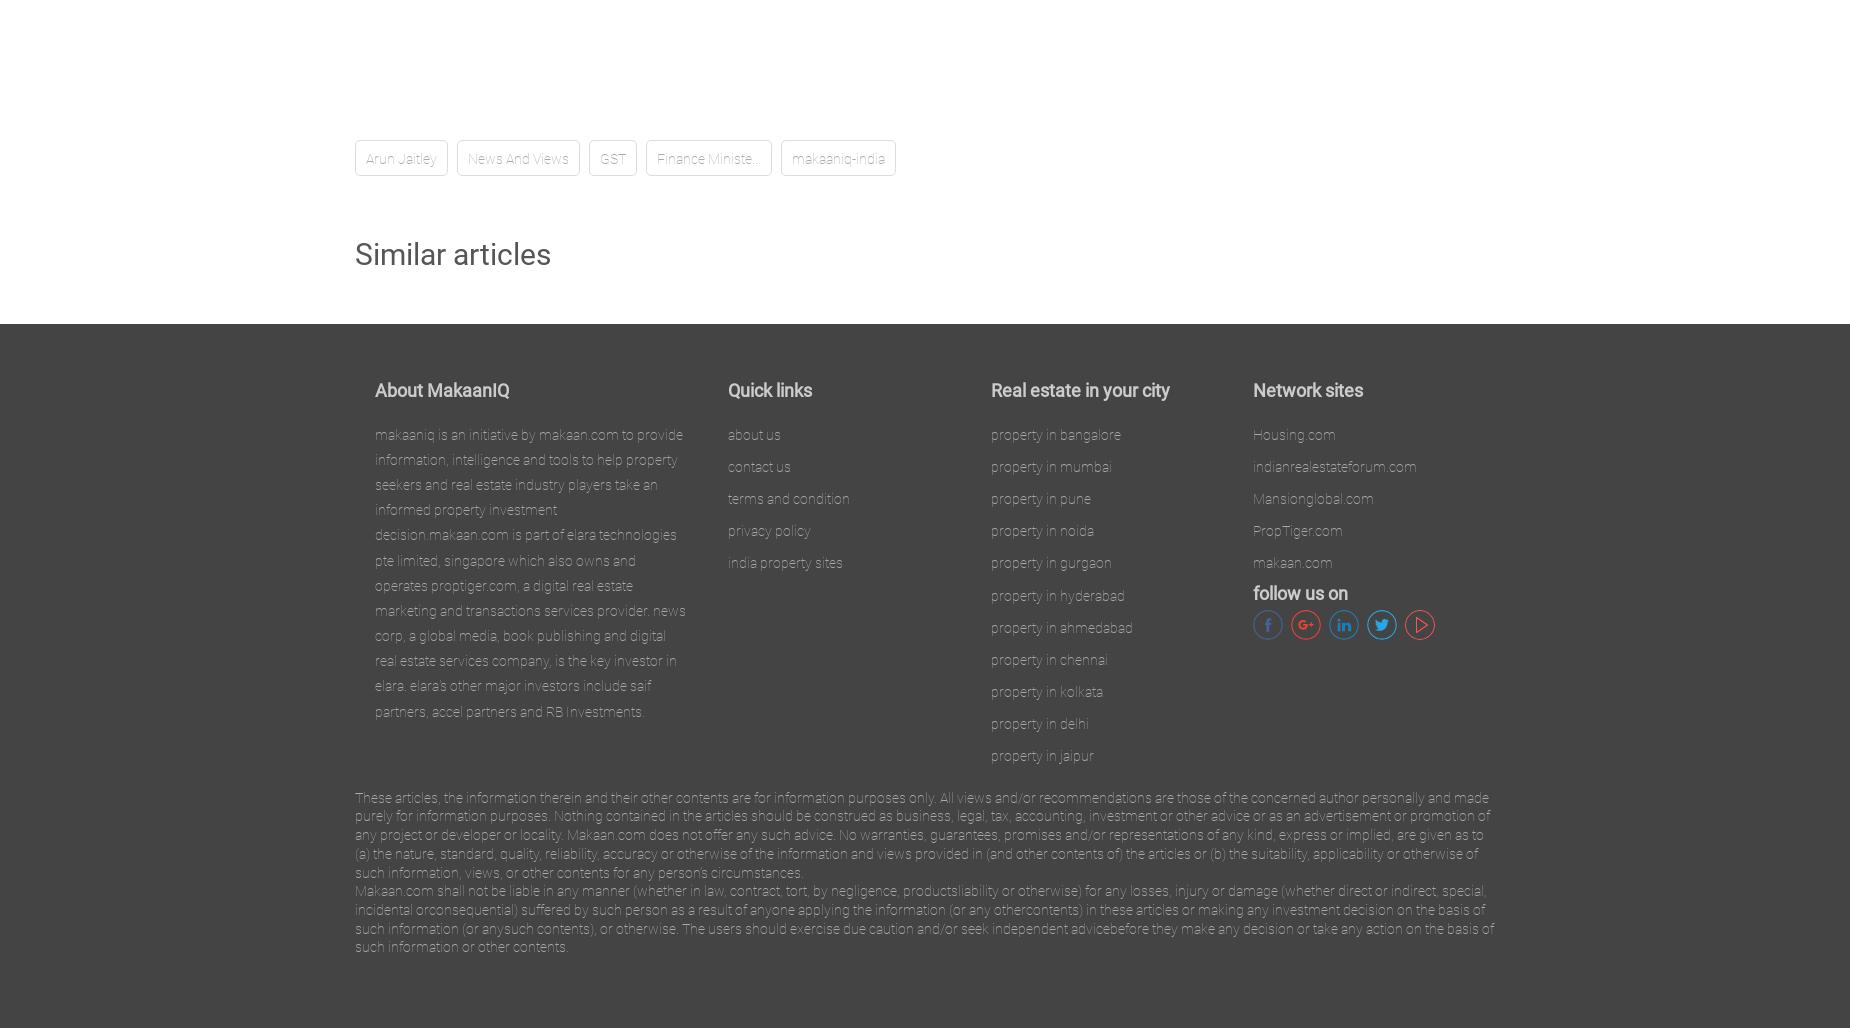  I want to click on 'About MakaanIQ', so click(440, 389).